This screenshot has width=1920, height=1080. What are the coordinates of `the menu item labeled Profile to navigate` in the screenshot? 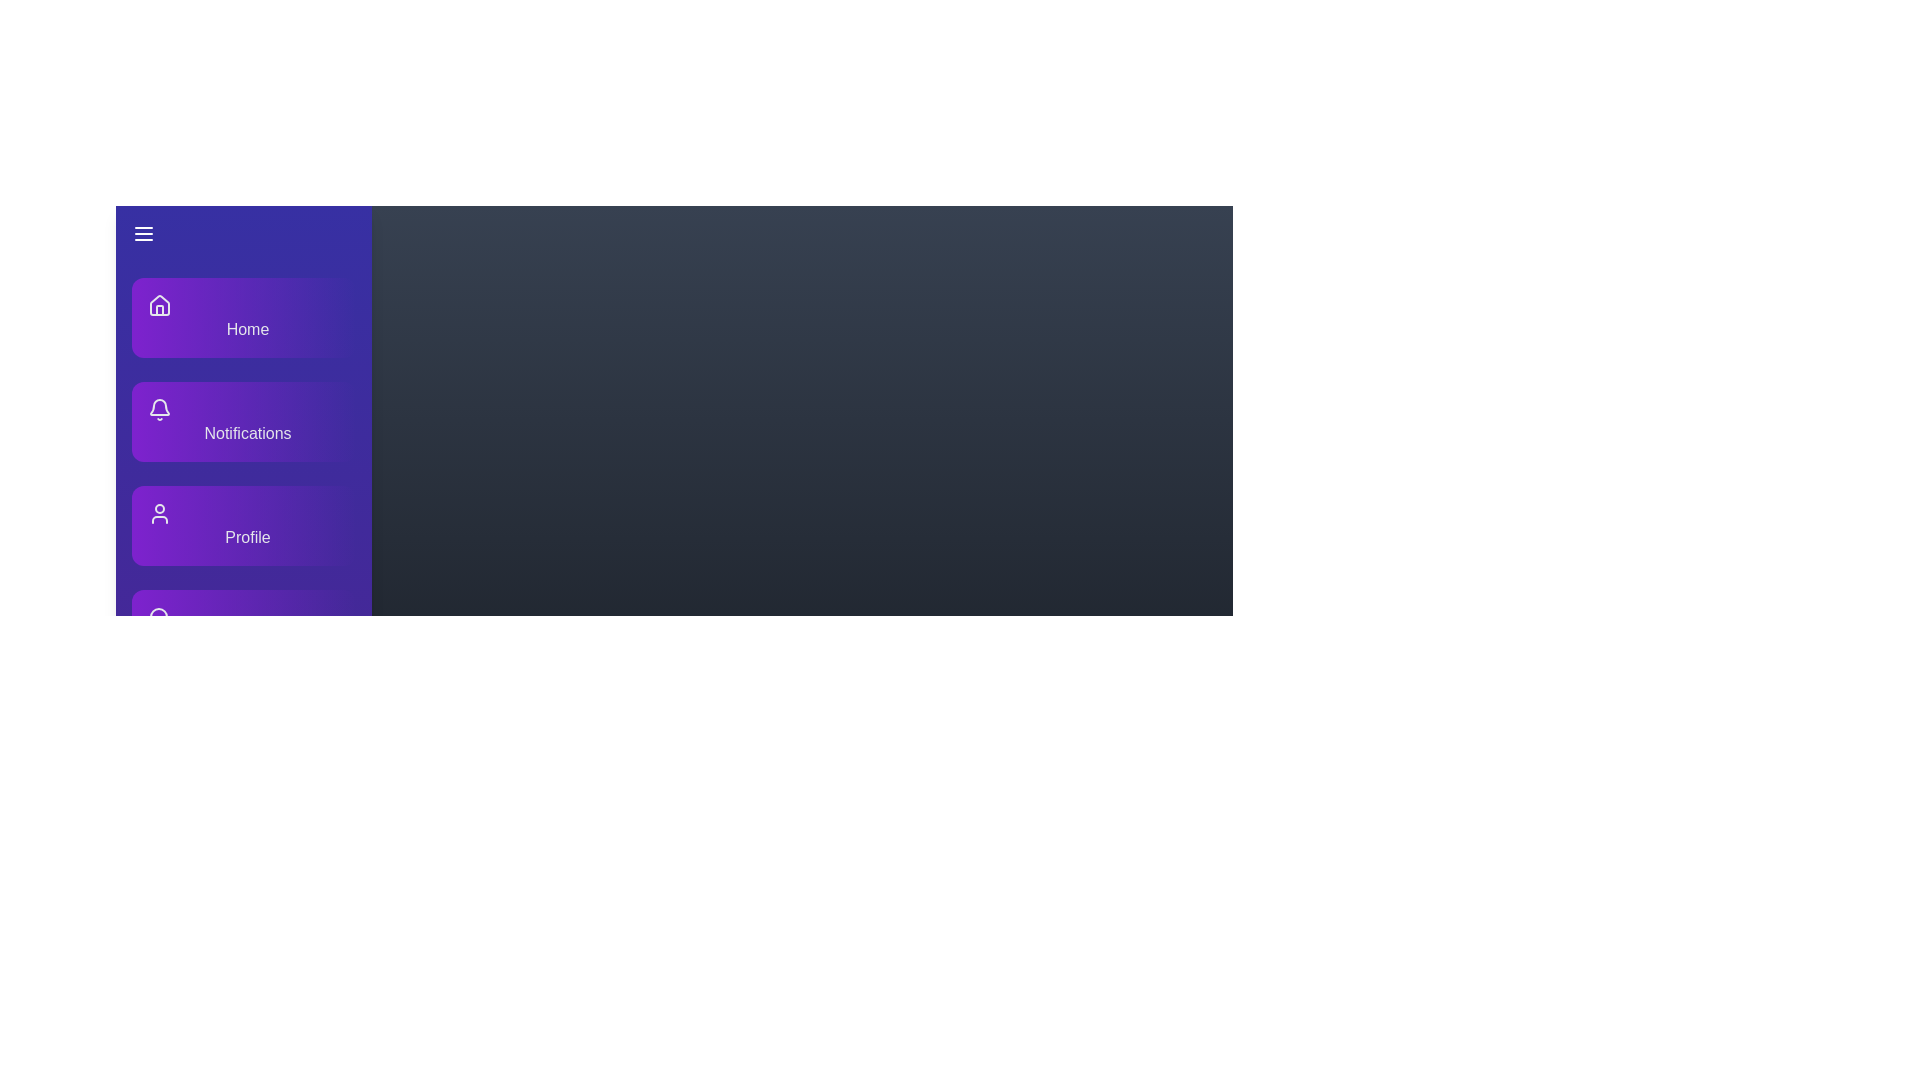 It's located at (243, 524).